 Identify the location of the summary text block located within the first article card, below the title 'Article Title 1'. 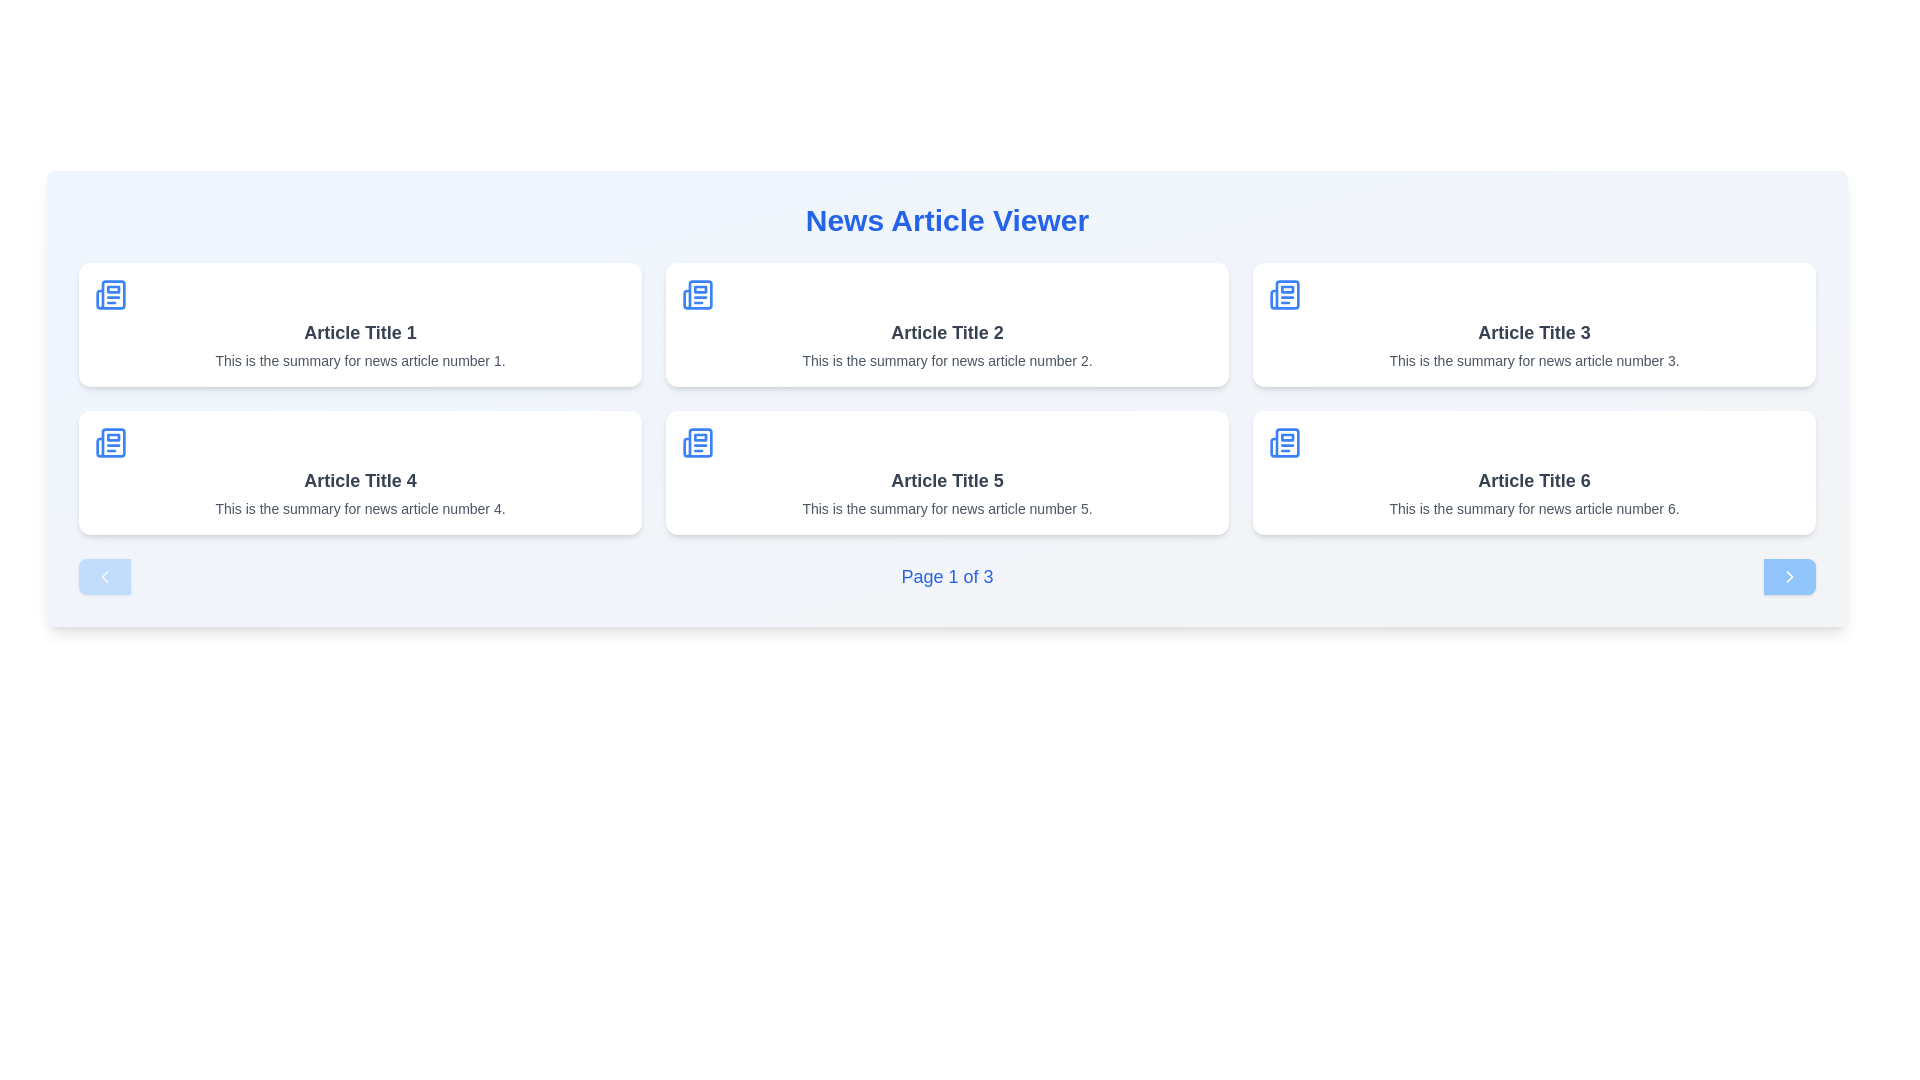
(360, 361).